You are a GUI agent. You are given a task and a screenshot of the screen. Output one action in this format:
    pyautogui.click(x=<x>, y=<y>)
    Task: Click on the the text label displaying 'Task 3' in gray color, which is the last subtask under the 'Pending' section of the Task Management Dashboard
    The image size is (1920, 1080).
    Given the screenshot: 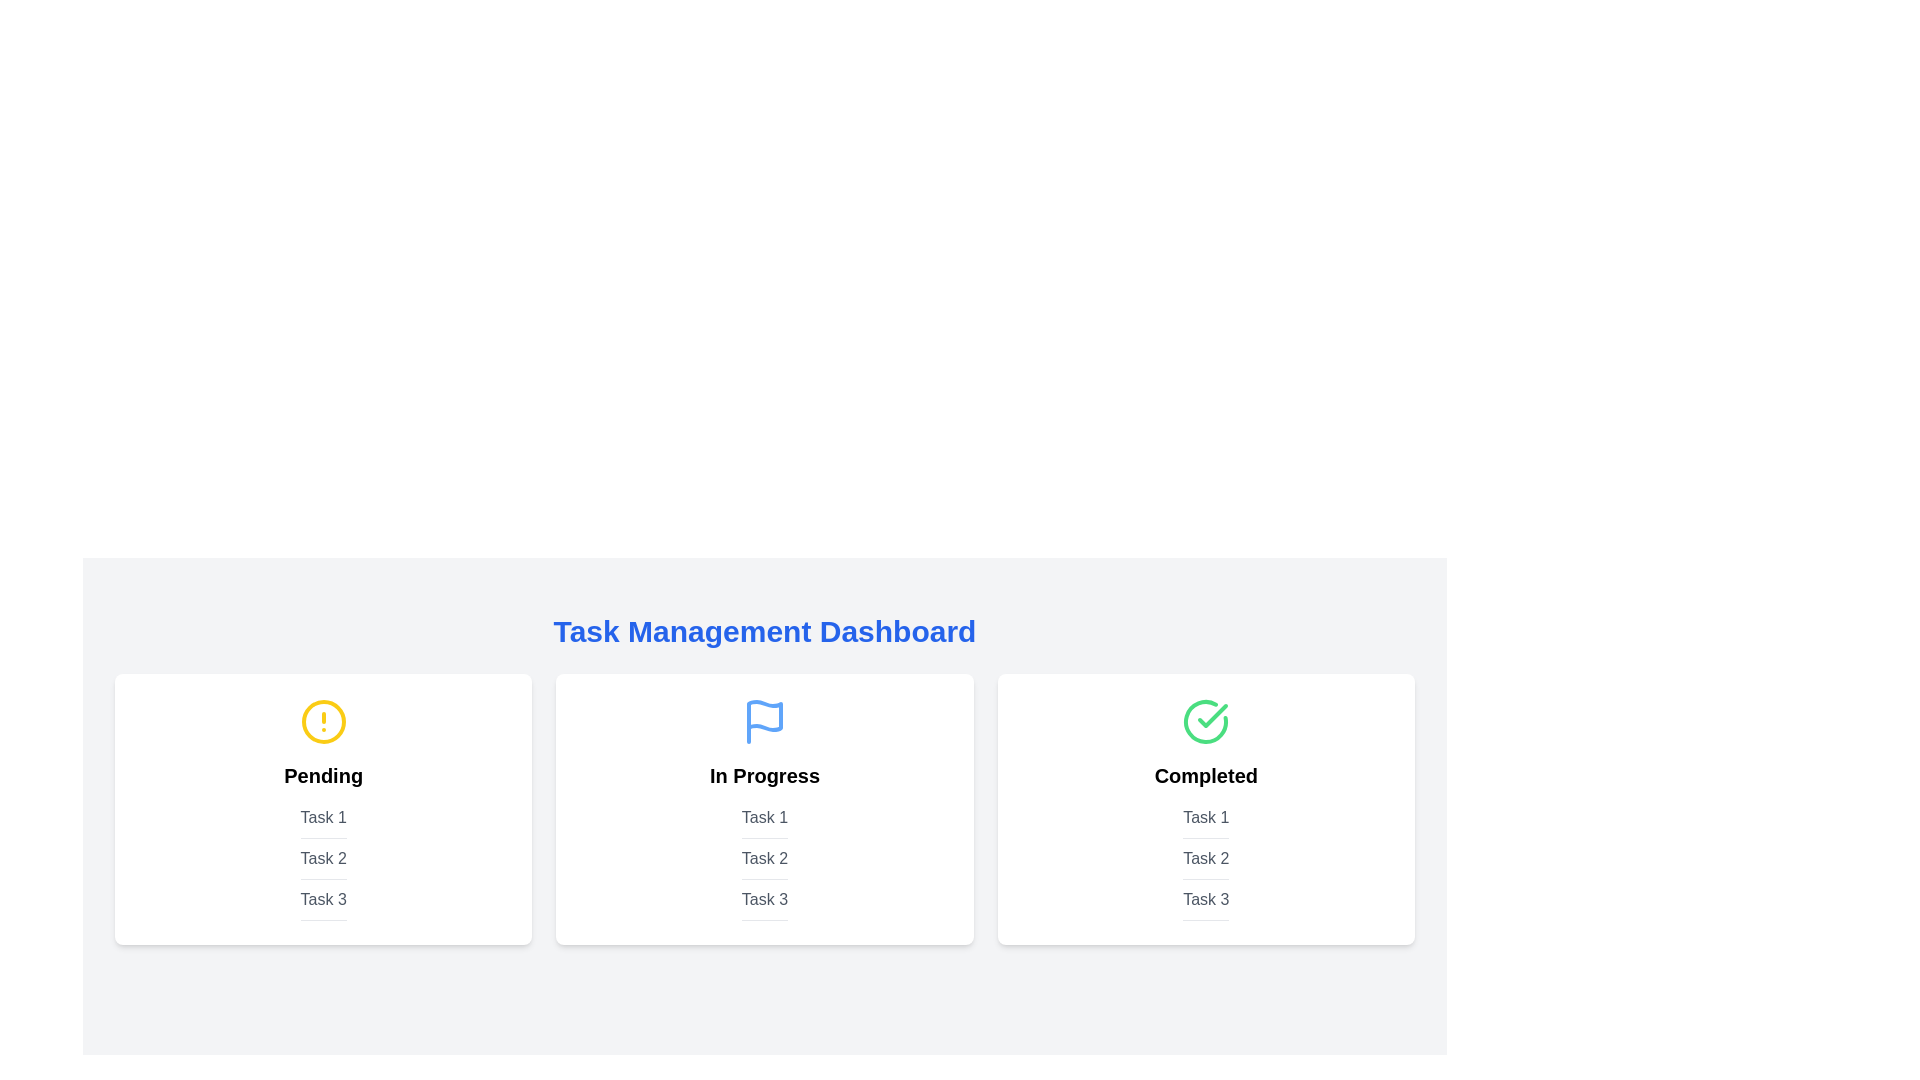 What is the action you would take?
    pyautogui.click(x=323, y=904)
    